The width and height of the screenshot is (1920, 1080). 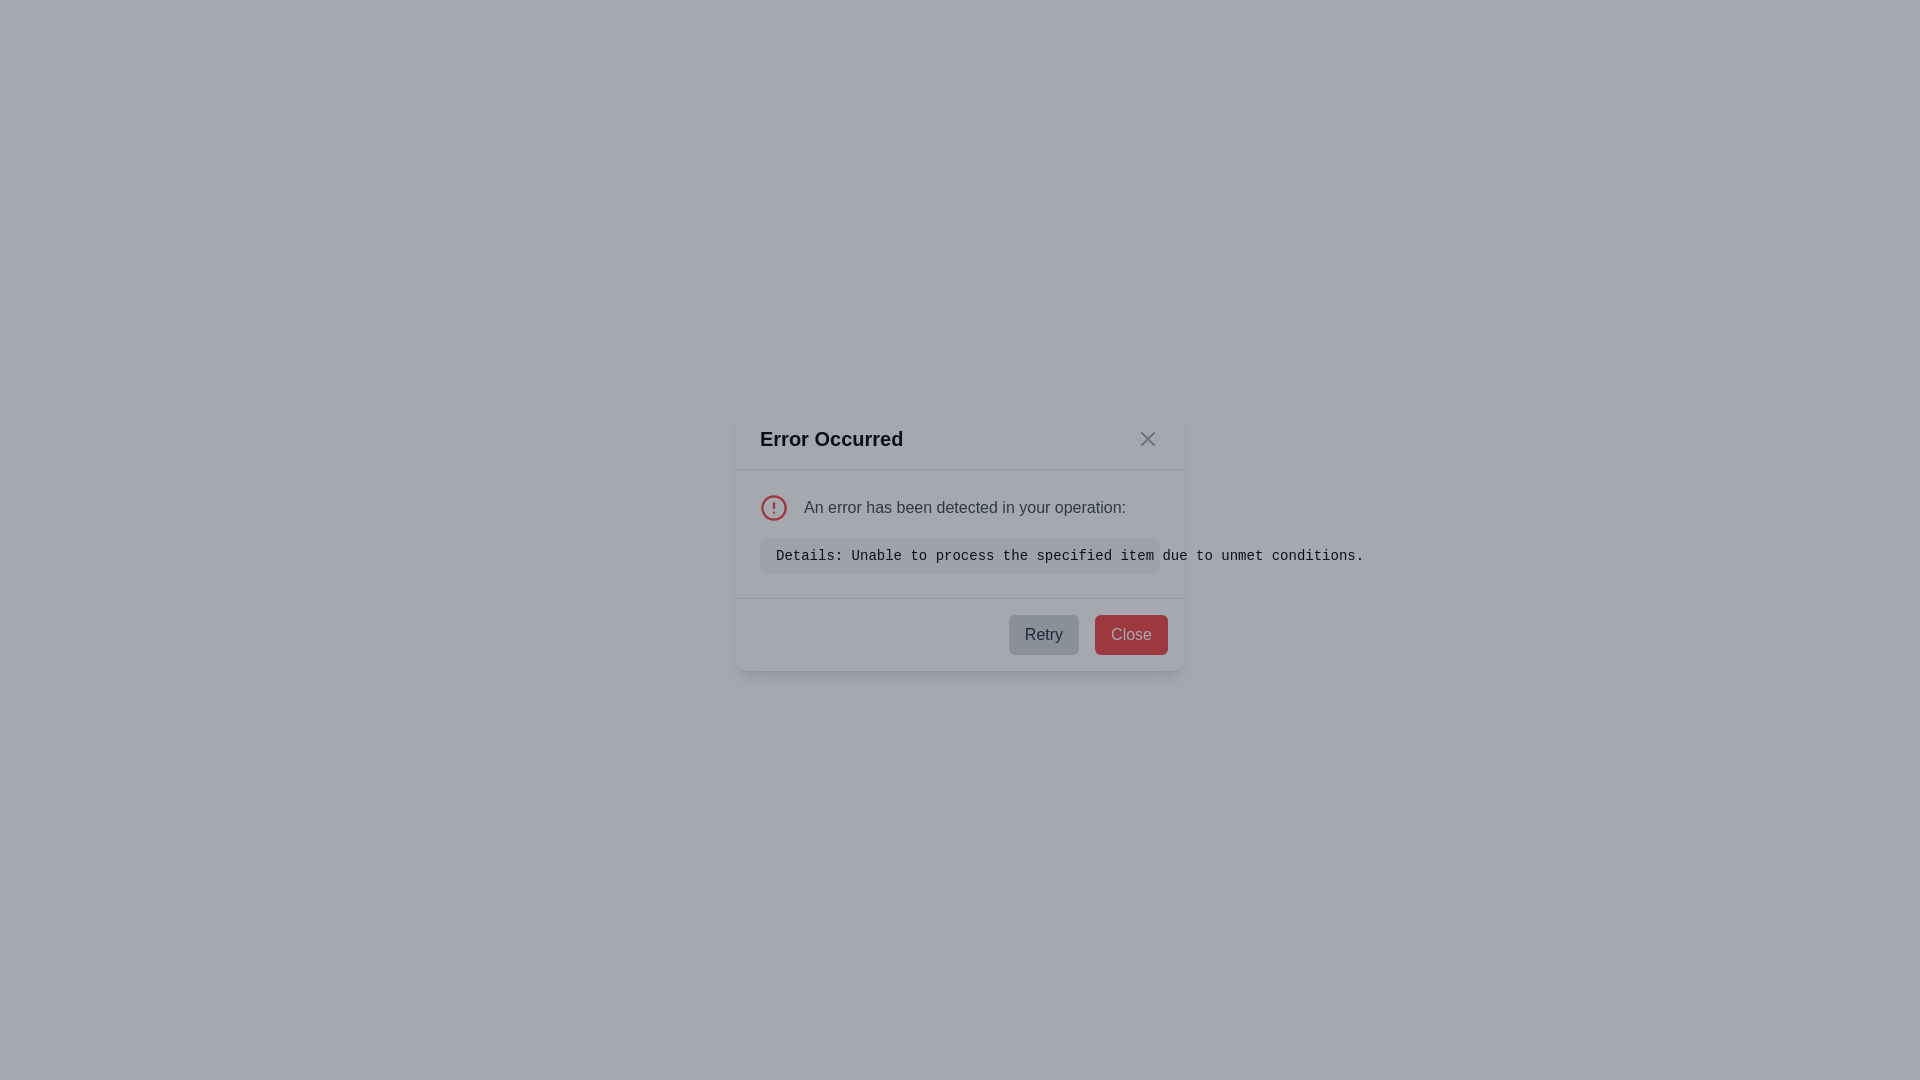 I want to click on the static text label with an alert icon that indicates an error notification, positioned below the modal title 'Error Occurred' in the center of the modal body, so click(x=960, y=507).